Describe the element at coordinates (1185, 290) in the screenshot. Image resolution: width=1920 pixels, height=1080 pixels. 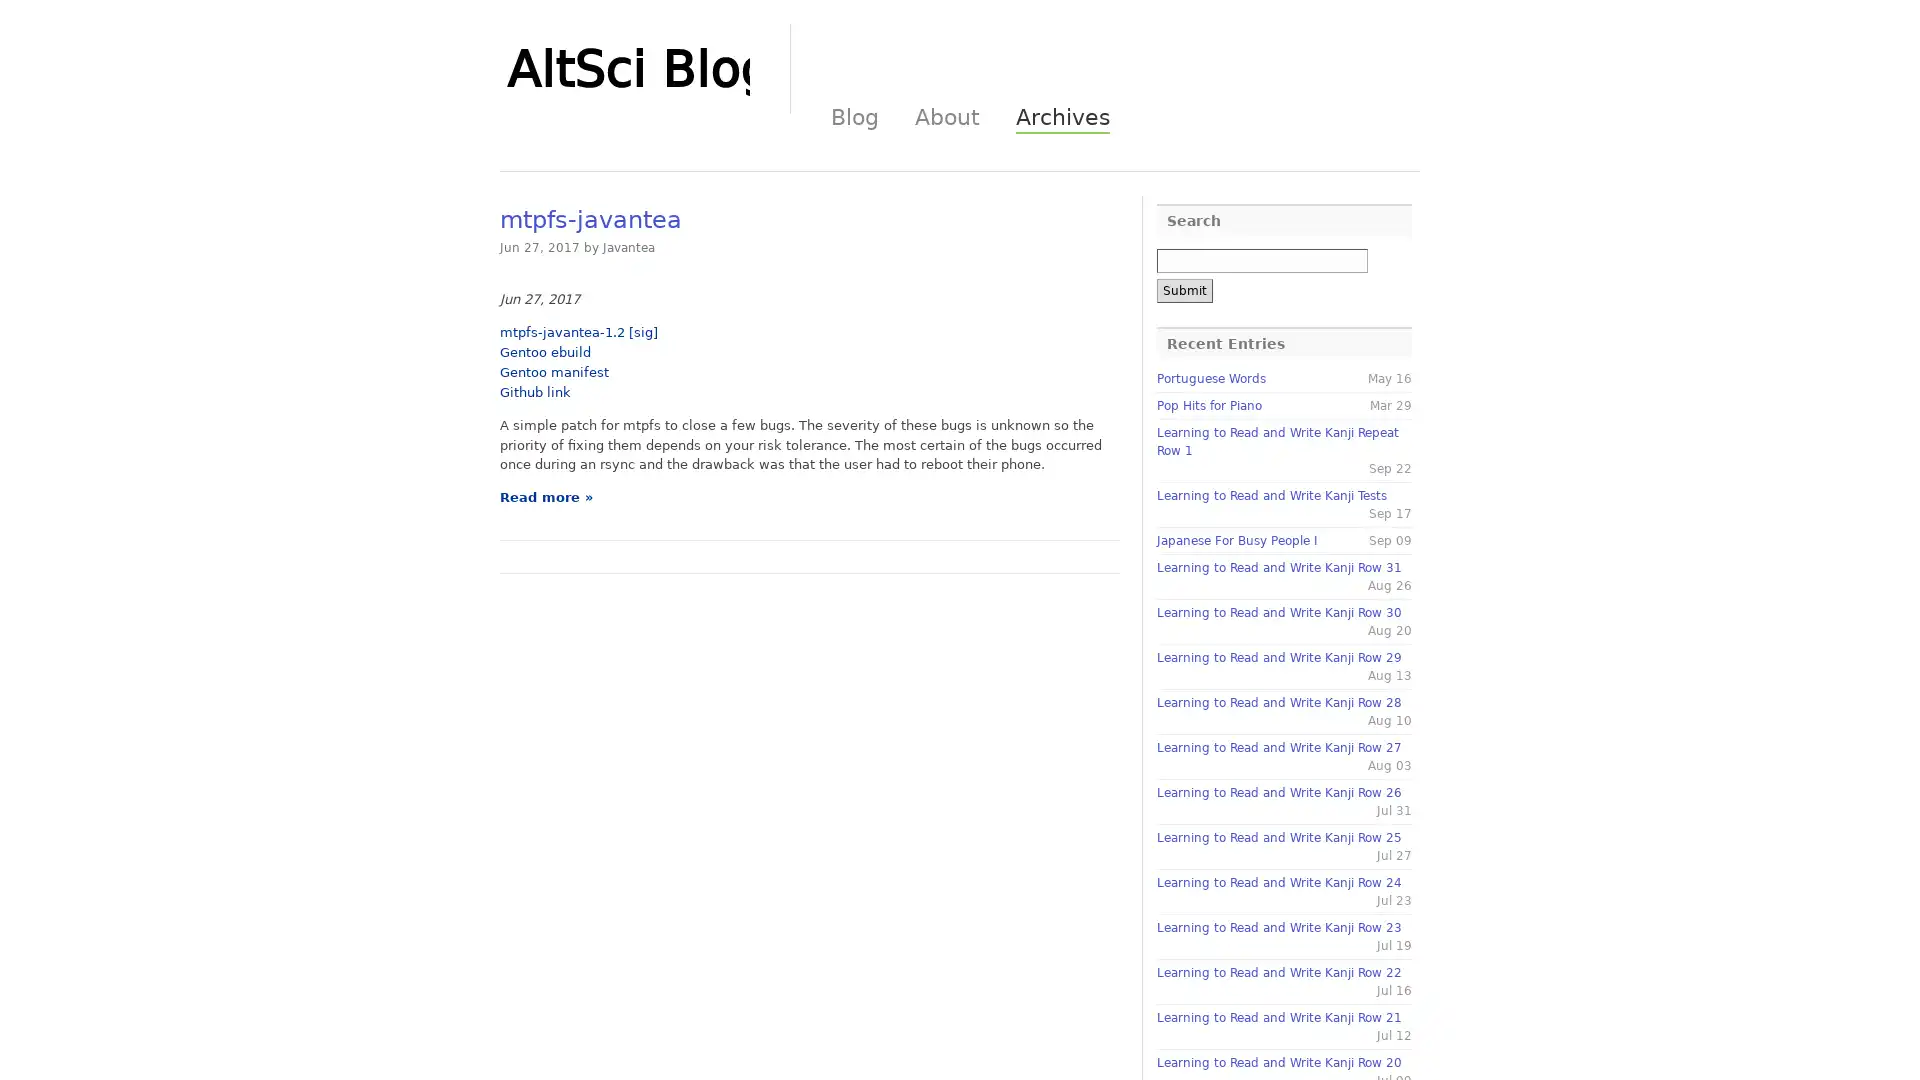
I see `Submit` at that location.